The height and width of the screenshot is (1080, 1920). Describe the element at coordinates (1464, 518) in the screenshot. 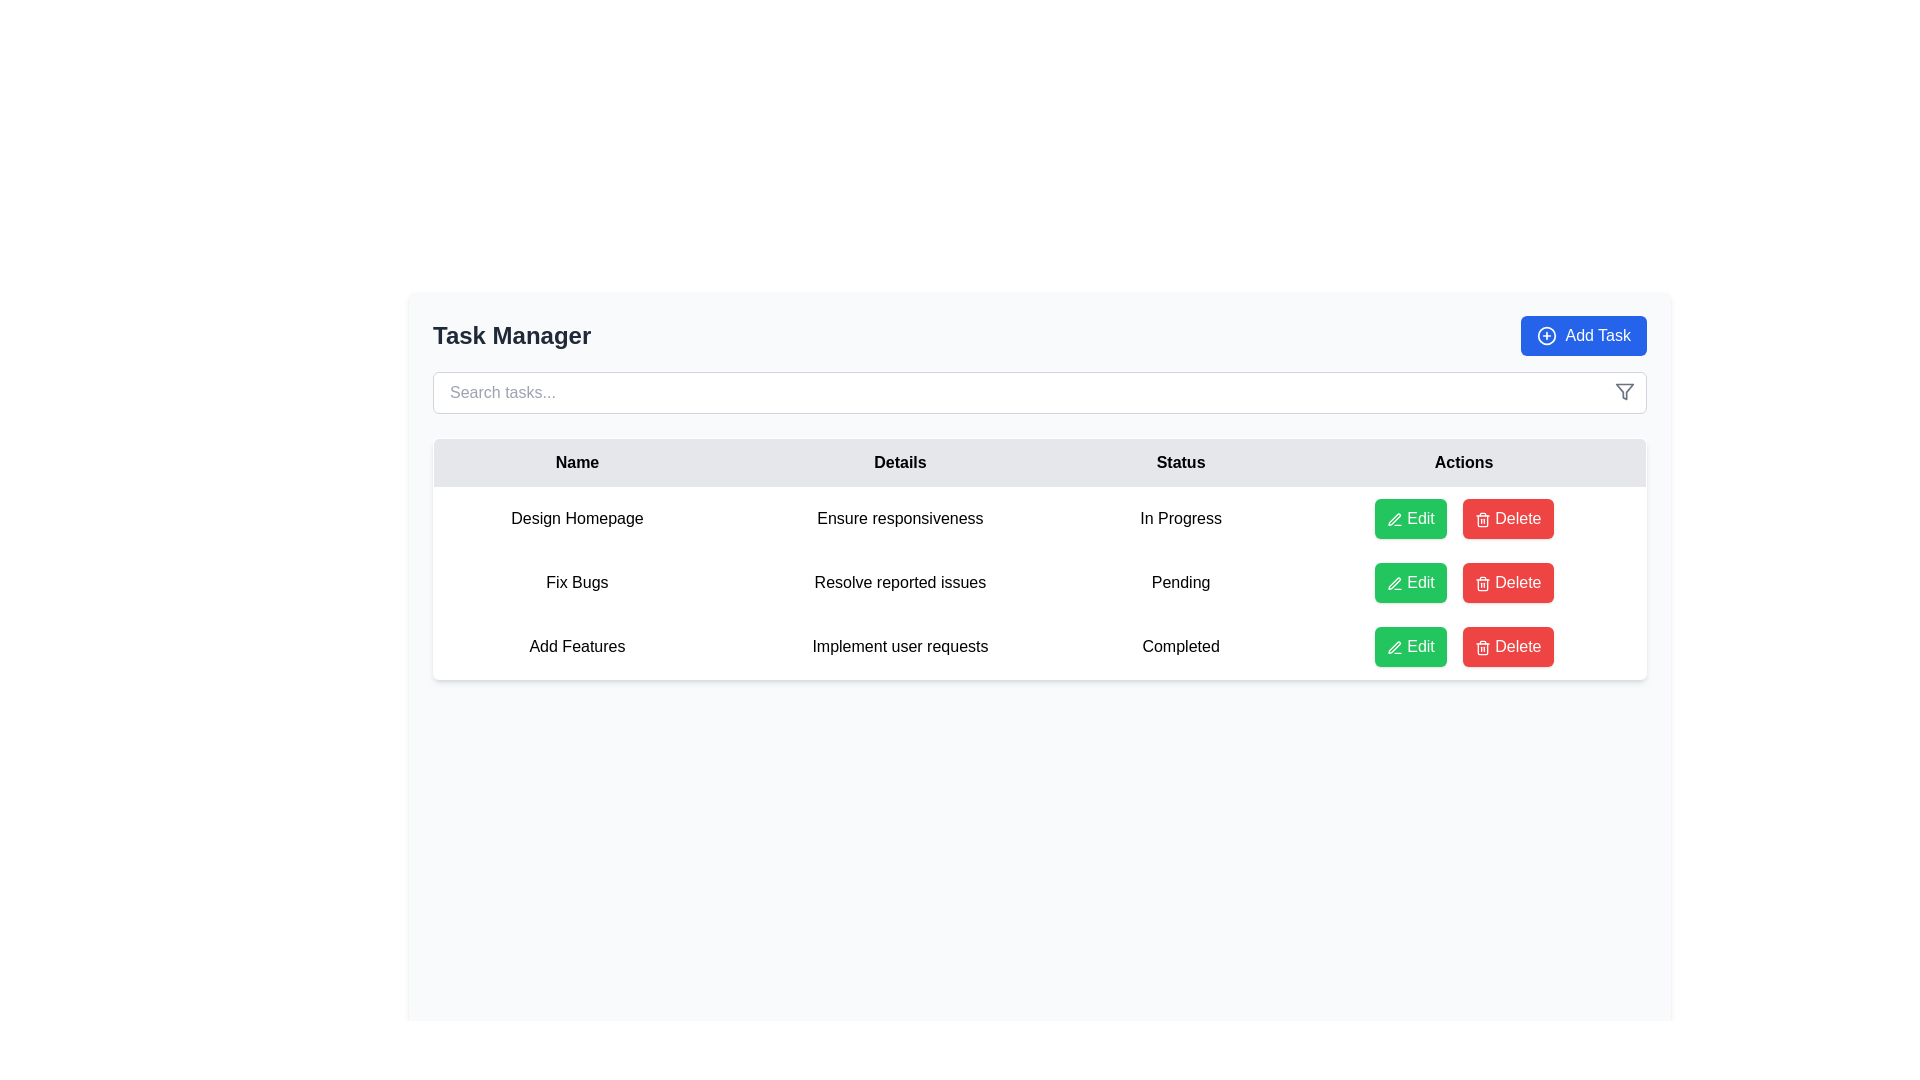

I see `the Button group containing the edit and delete action buttons in the 'Actions' column of the 'Task Manager' table for the task row 'Design Homepage'` at that location.